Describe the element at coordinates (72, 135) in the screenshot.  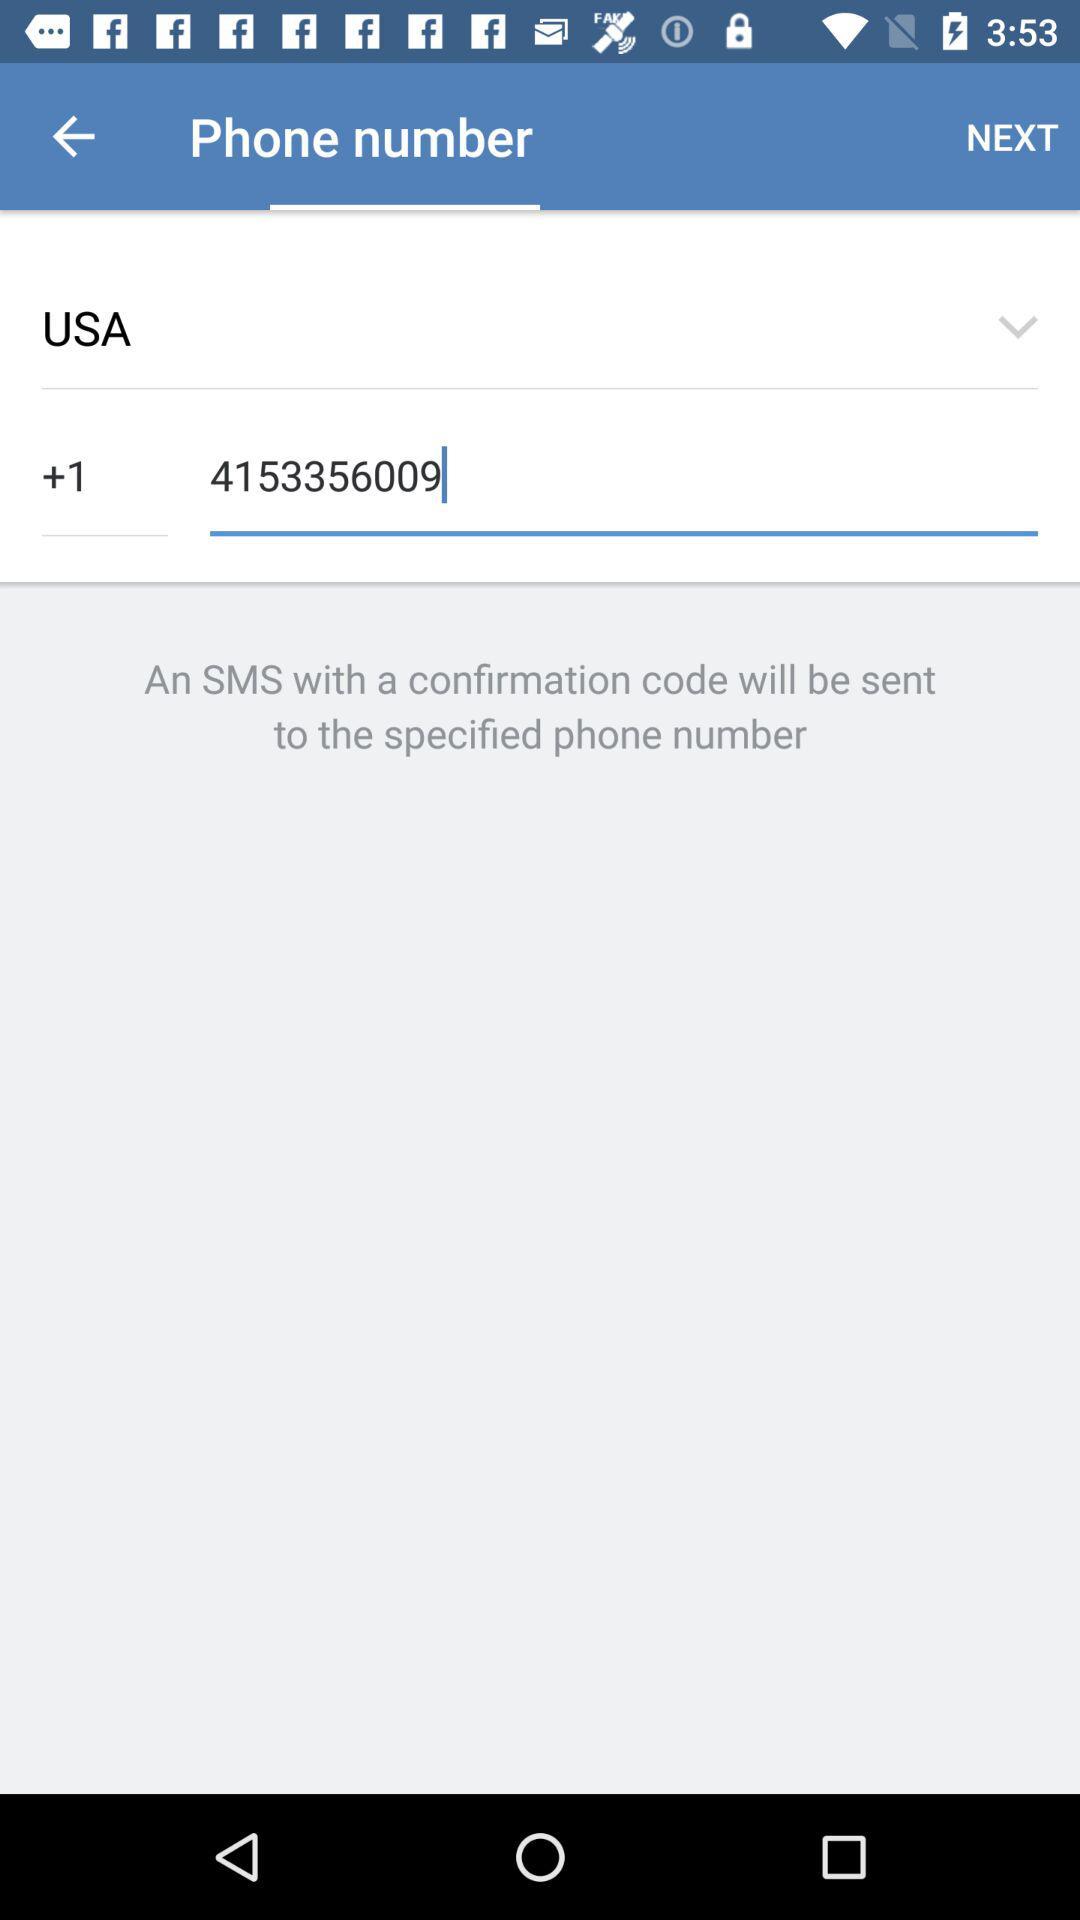
I see `the icon above usa` at that location.